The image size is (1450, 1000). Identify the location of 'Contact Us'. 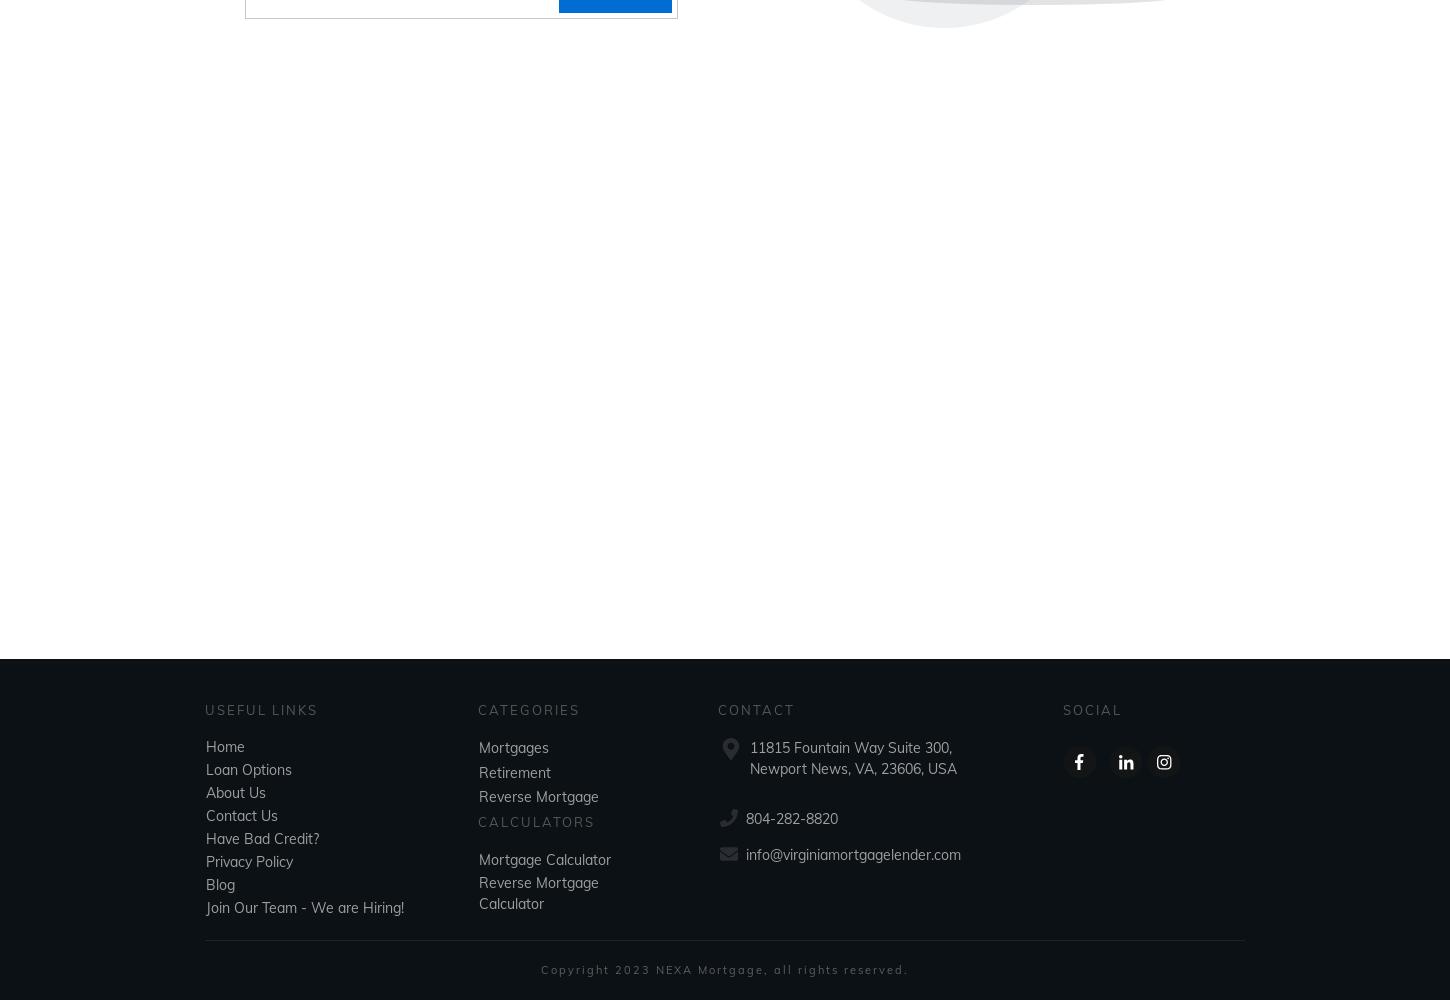
(242, 815).